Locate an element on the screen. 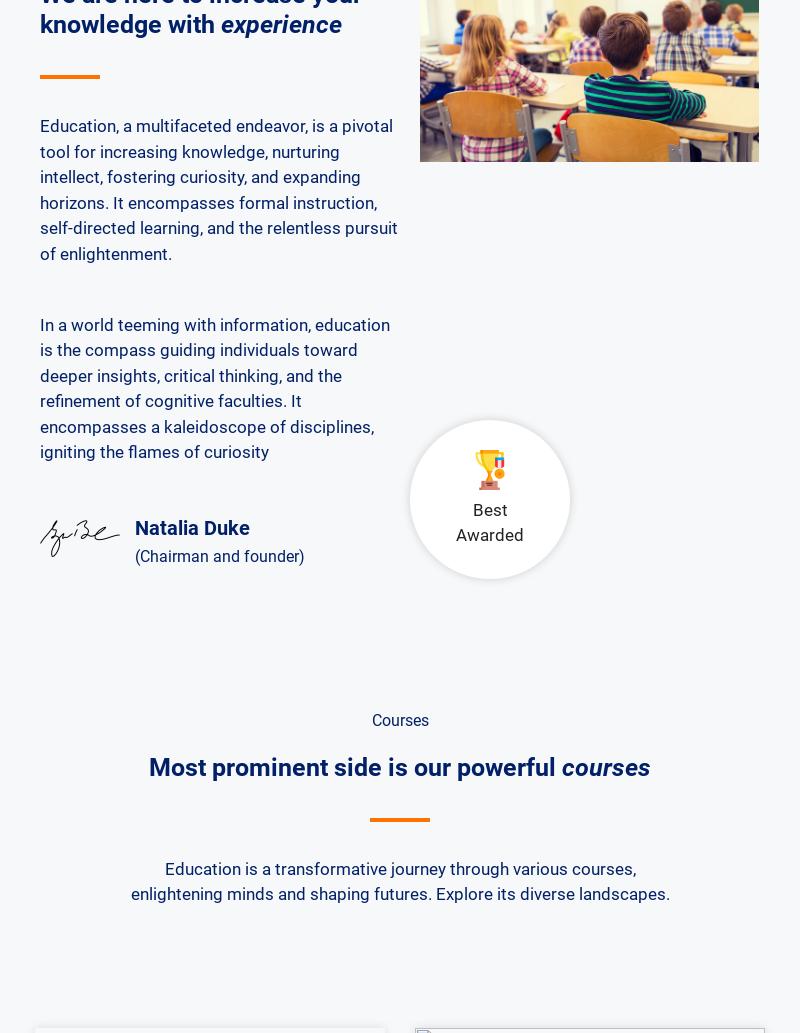 The image size is (800, 1033). 'Education is a transformative journey through various courses, enlightening minds and shaping futures. Explore its diverse landscapes.' is located at coordinates (398, 880).